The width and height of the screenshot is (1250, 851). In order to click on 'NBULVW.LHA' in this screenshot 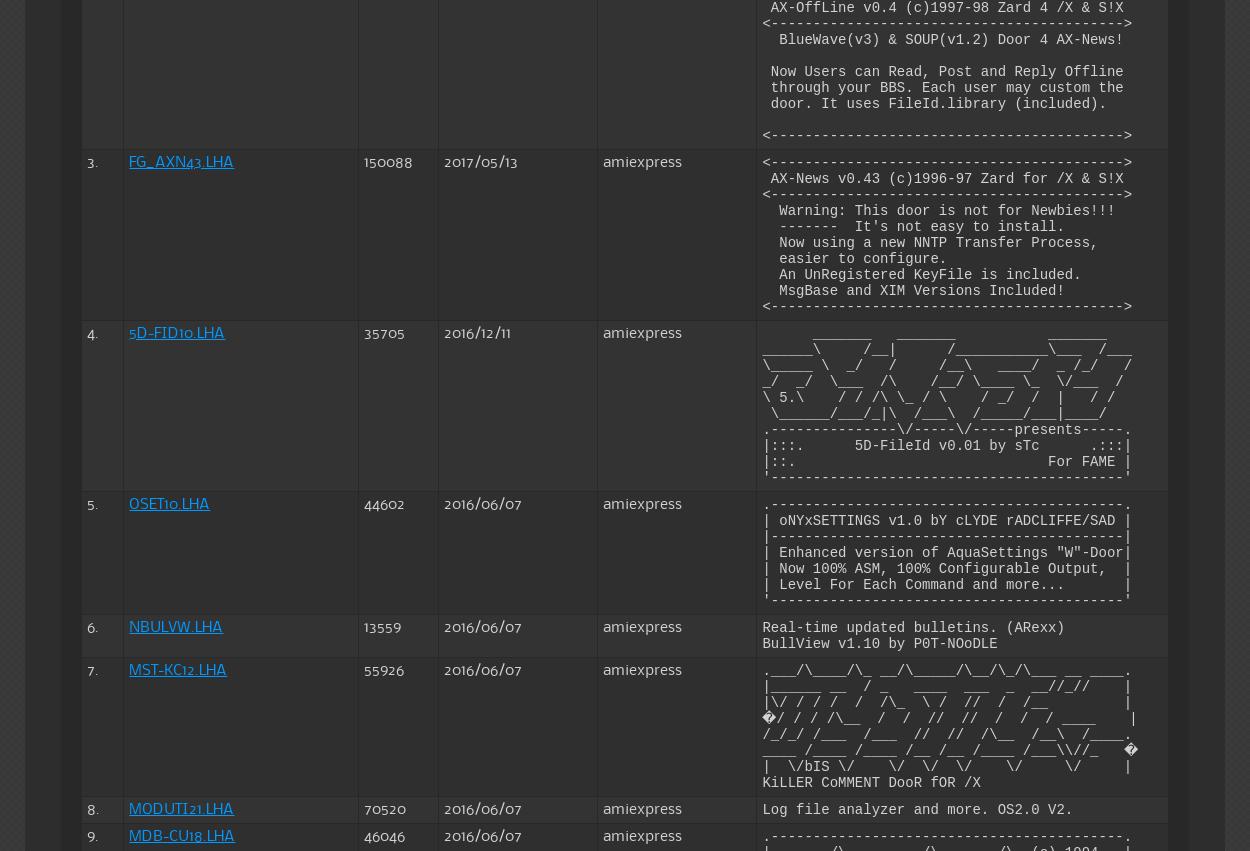, I will do `click(176, 626)`.